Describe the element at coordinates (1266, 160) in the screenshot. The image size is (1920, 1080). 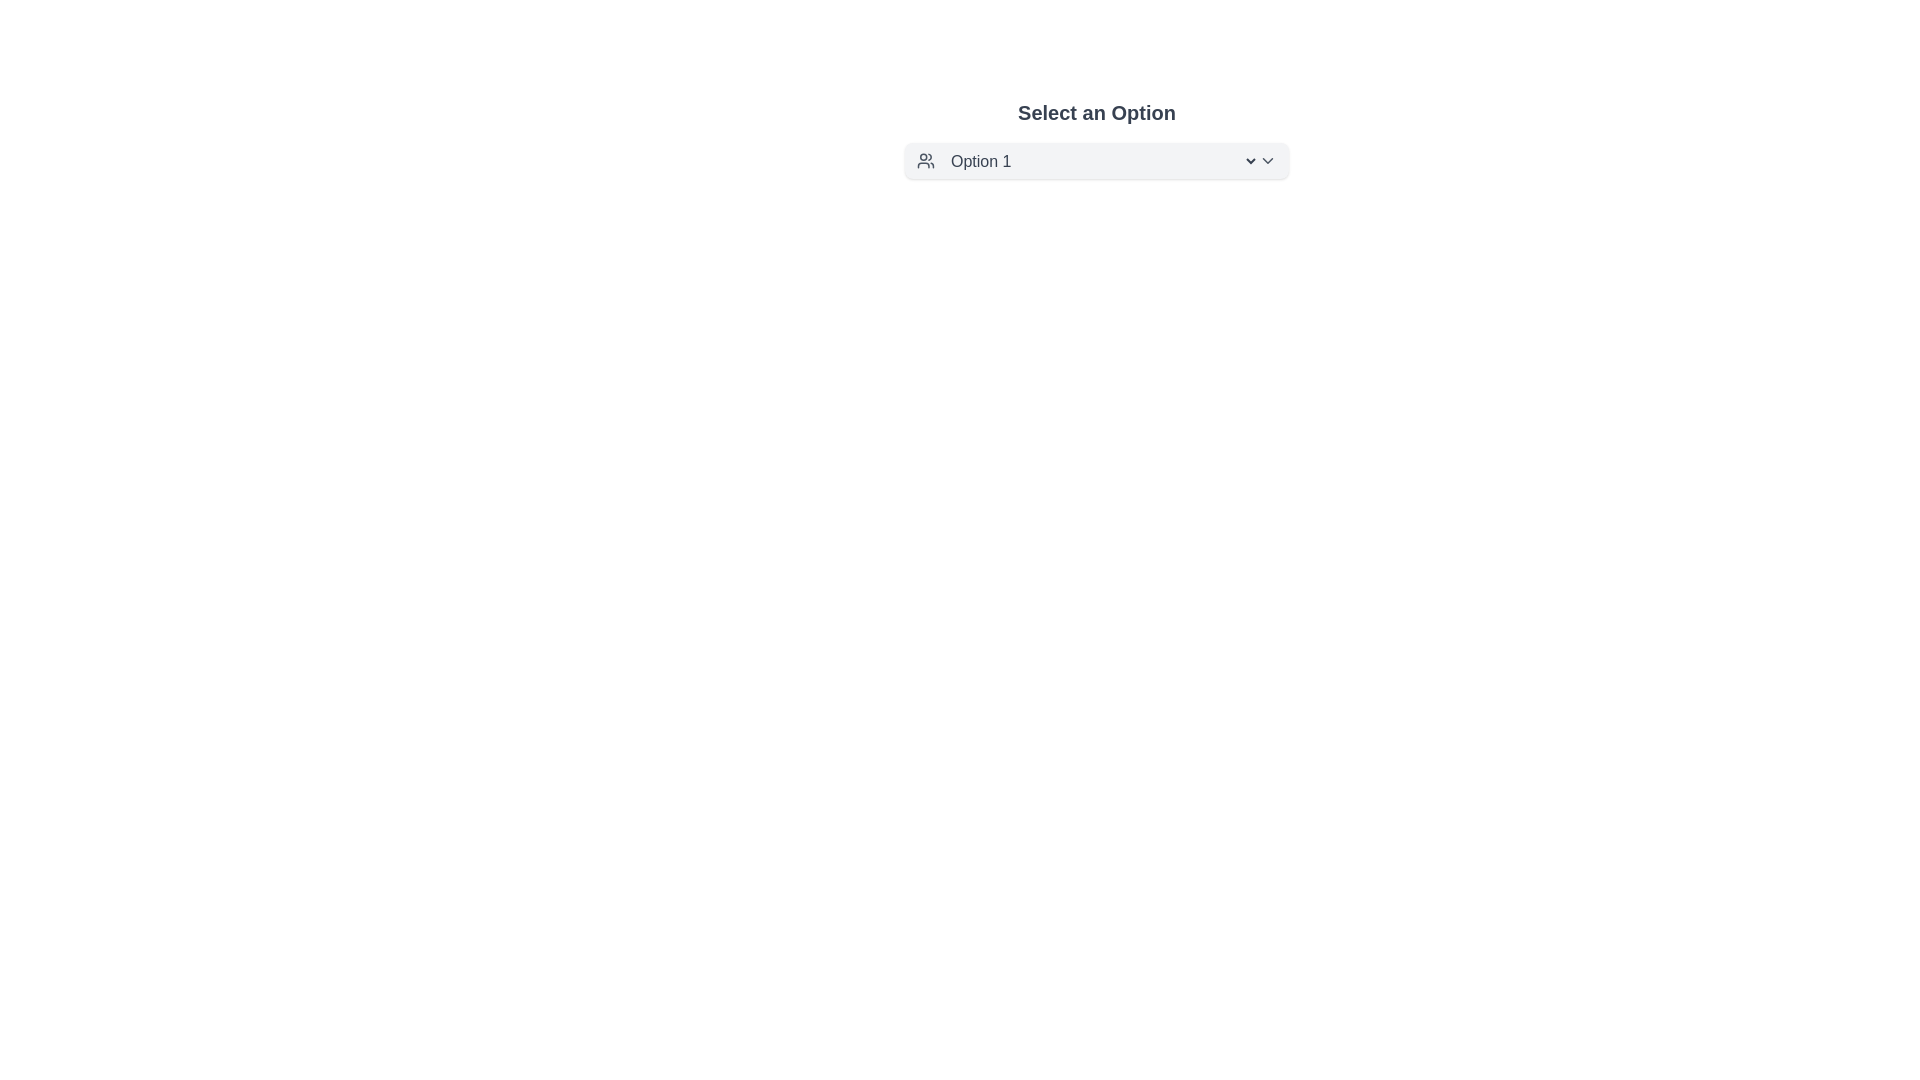
I see `the downward-pointing chevron icon located at the right end of the dropdown field` at that location.